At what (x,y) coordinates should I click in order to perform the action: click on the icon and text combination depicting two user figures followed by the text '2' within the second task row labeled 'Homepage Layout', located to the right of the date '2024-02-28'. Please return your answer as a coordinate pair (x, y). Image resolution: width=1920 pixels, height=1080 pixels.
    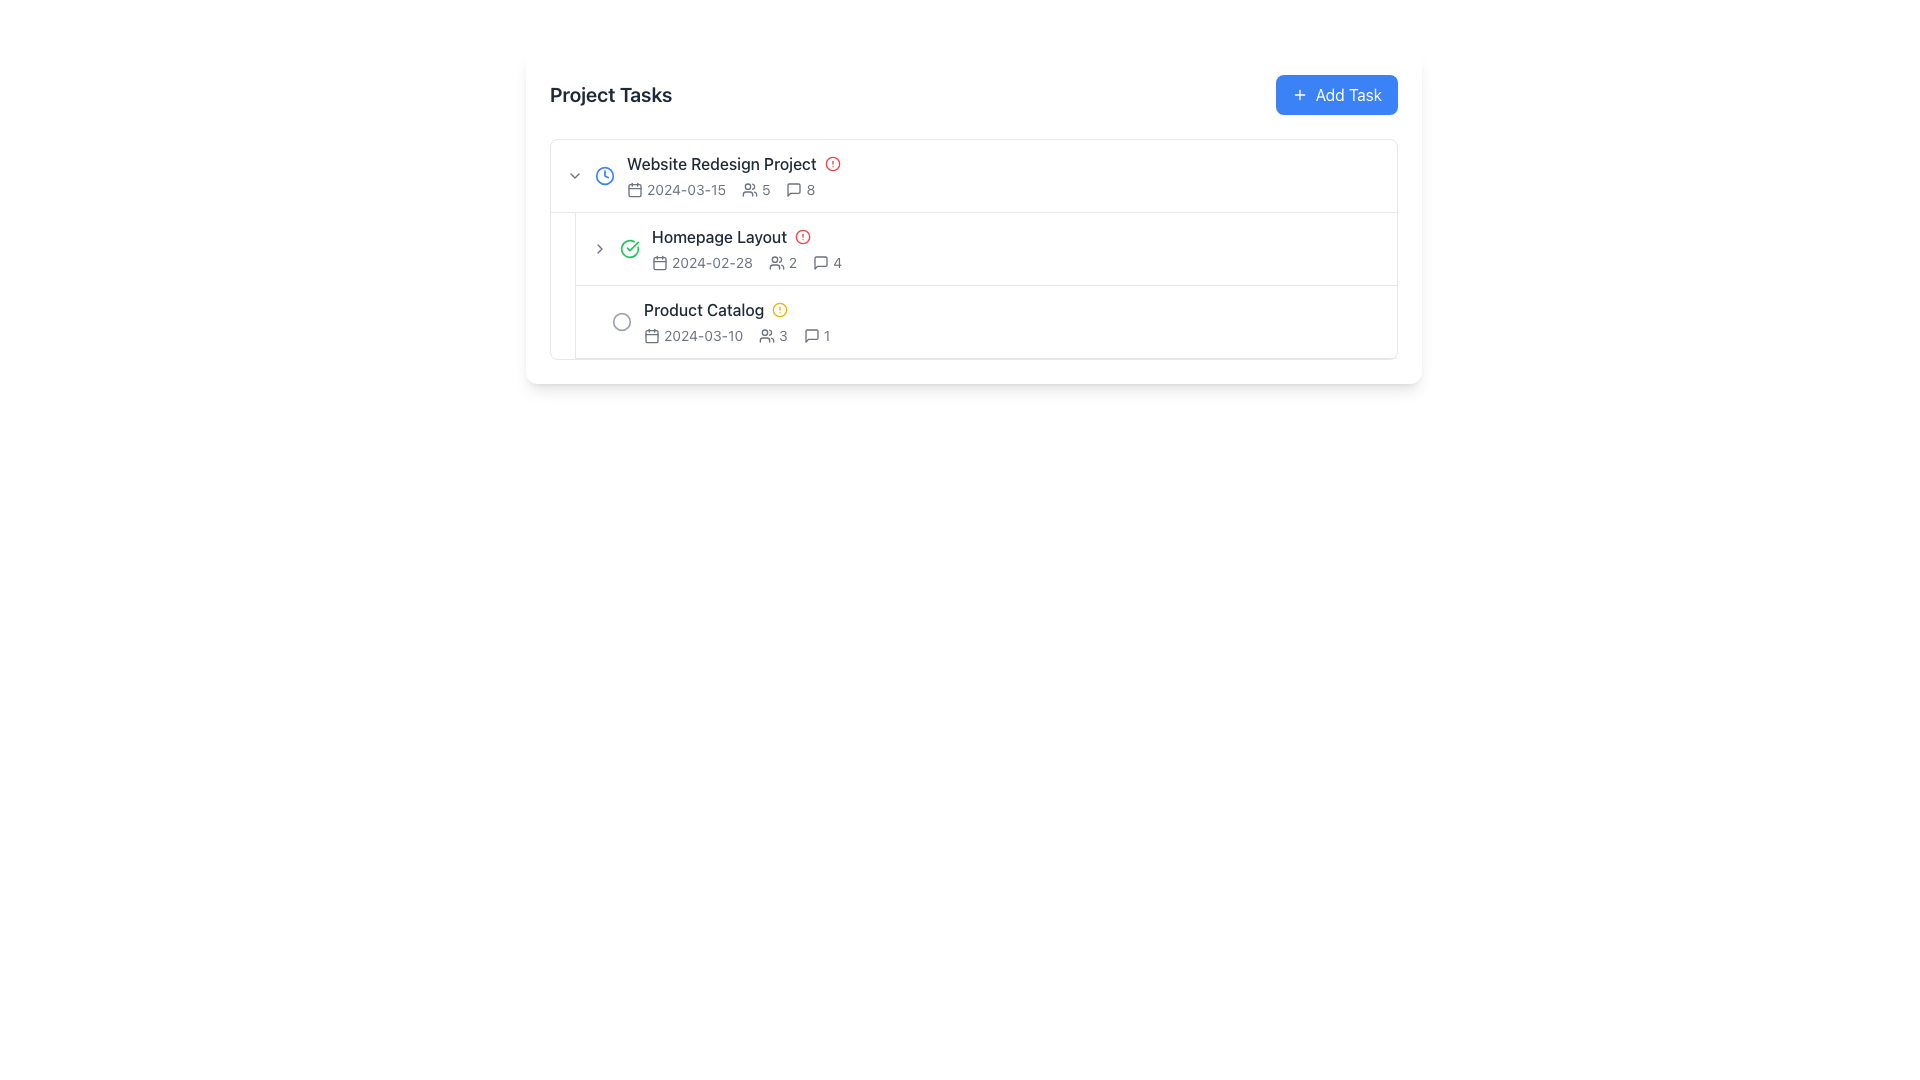
    Looking at the image, I should click on (781, 261).